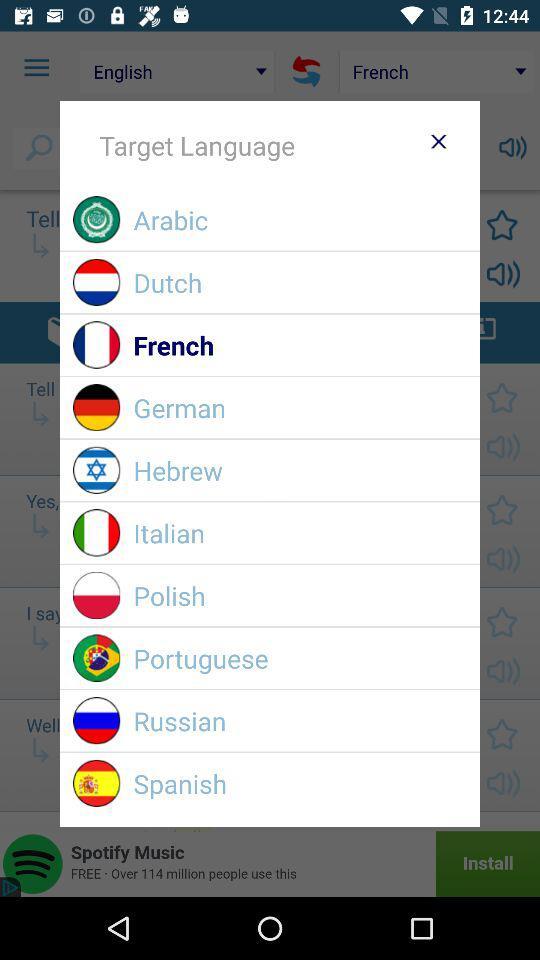 Image resolution: width=540 pixels, height=960 pixels. I want to click on the russian icon, so click(299, 720).